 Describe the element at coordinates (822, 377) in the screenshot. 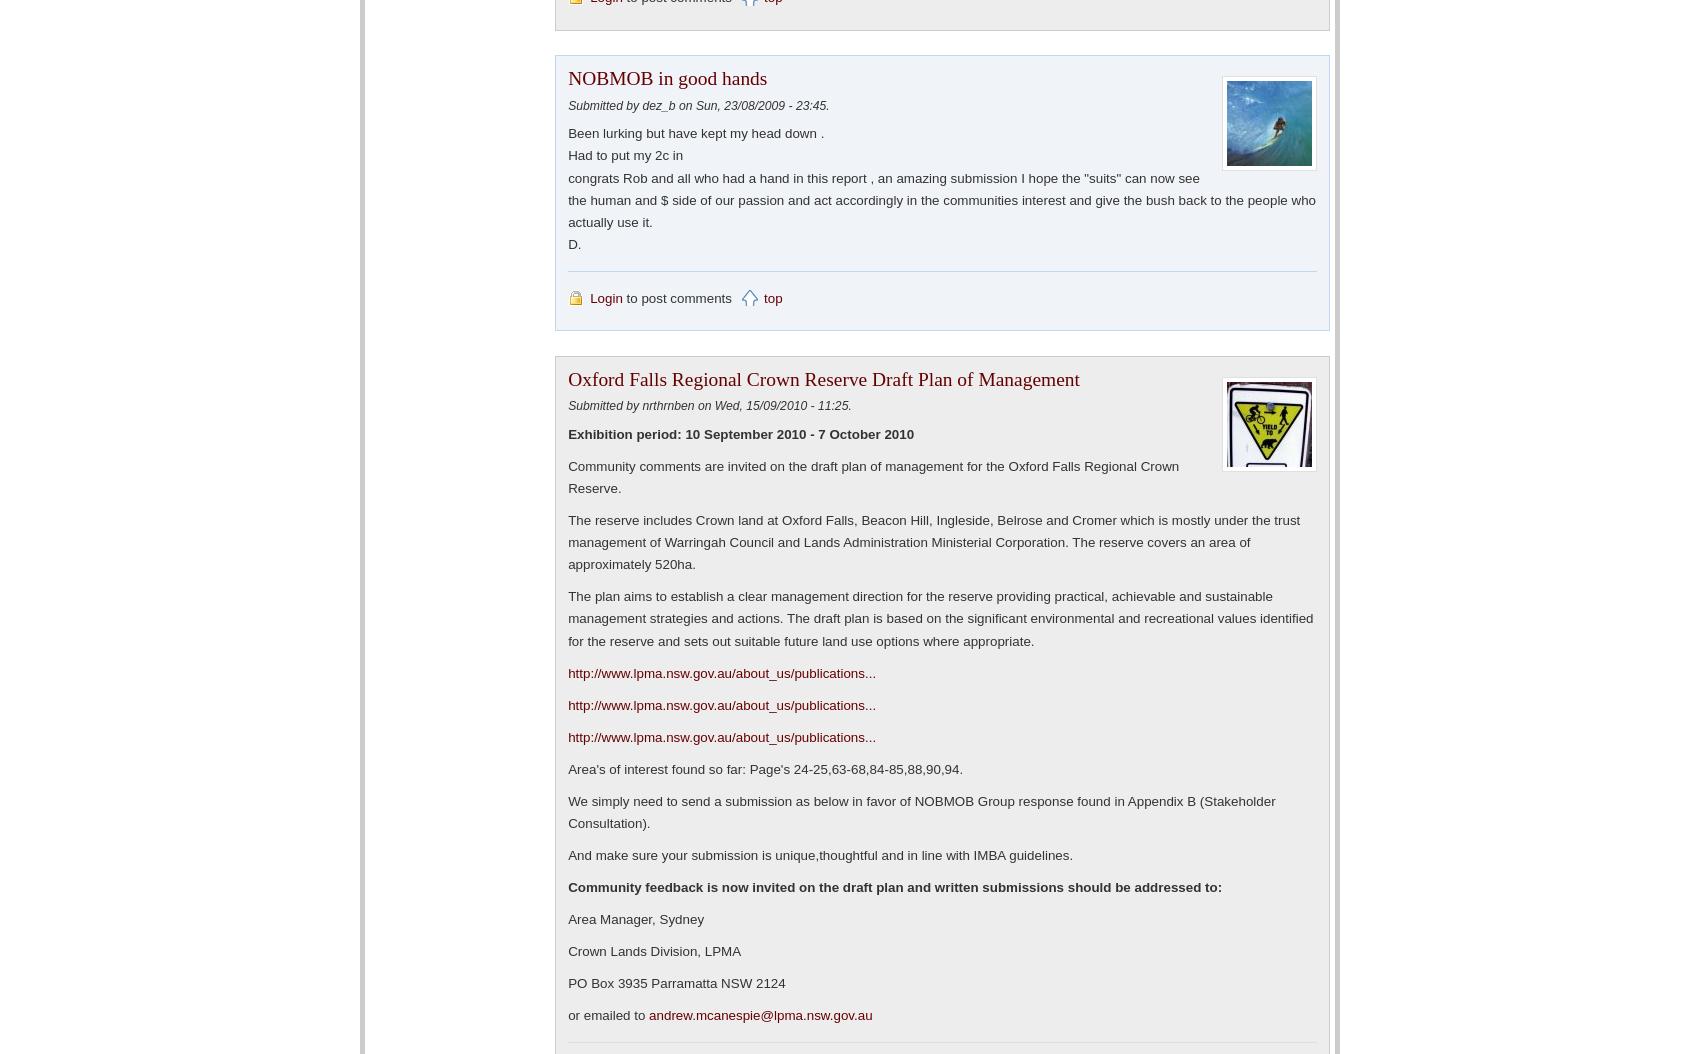

I see `'Oxford Falls Regional Crown Reserve Draft Plan of Management'` at that location.